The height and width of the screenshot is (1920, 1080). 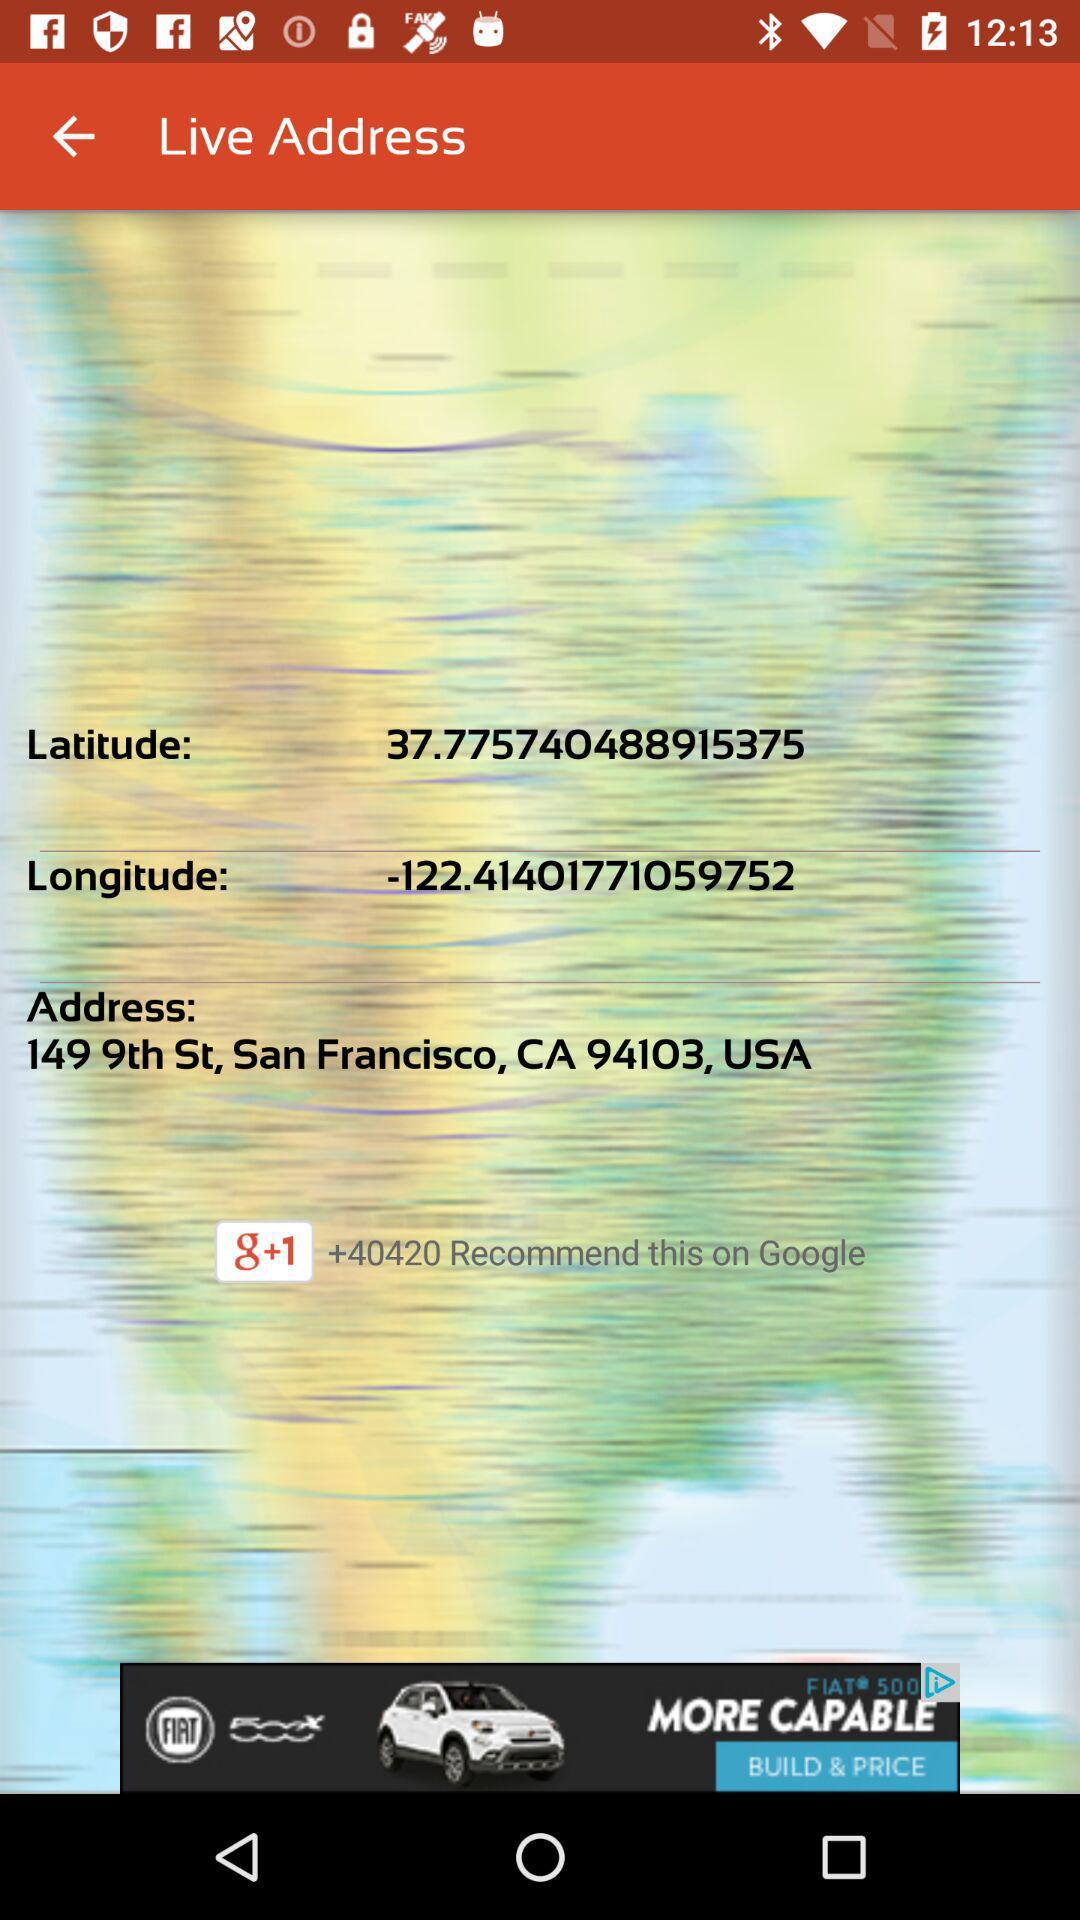 What do you see at coordinates (540, 1727) in the screenshot?
I see `advertisement` at bounding box center [540, 1727].